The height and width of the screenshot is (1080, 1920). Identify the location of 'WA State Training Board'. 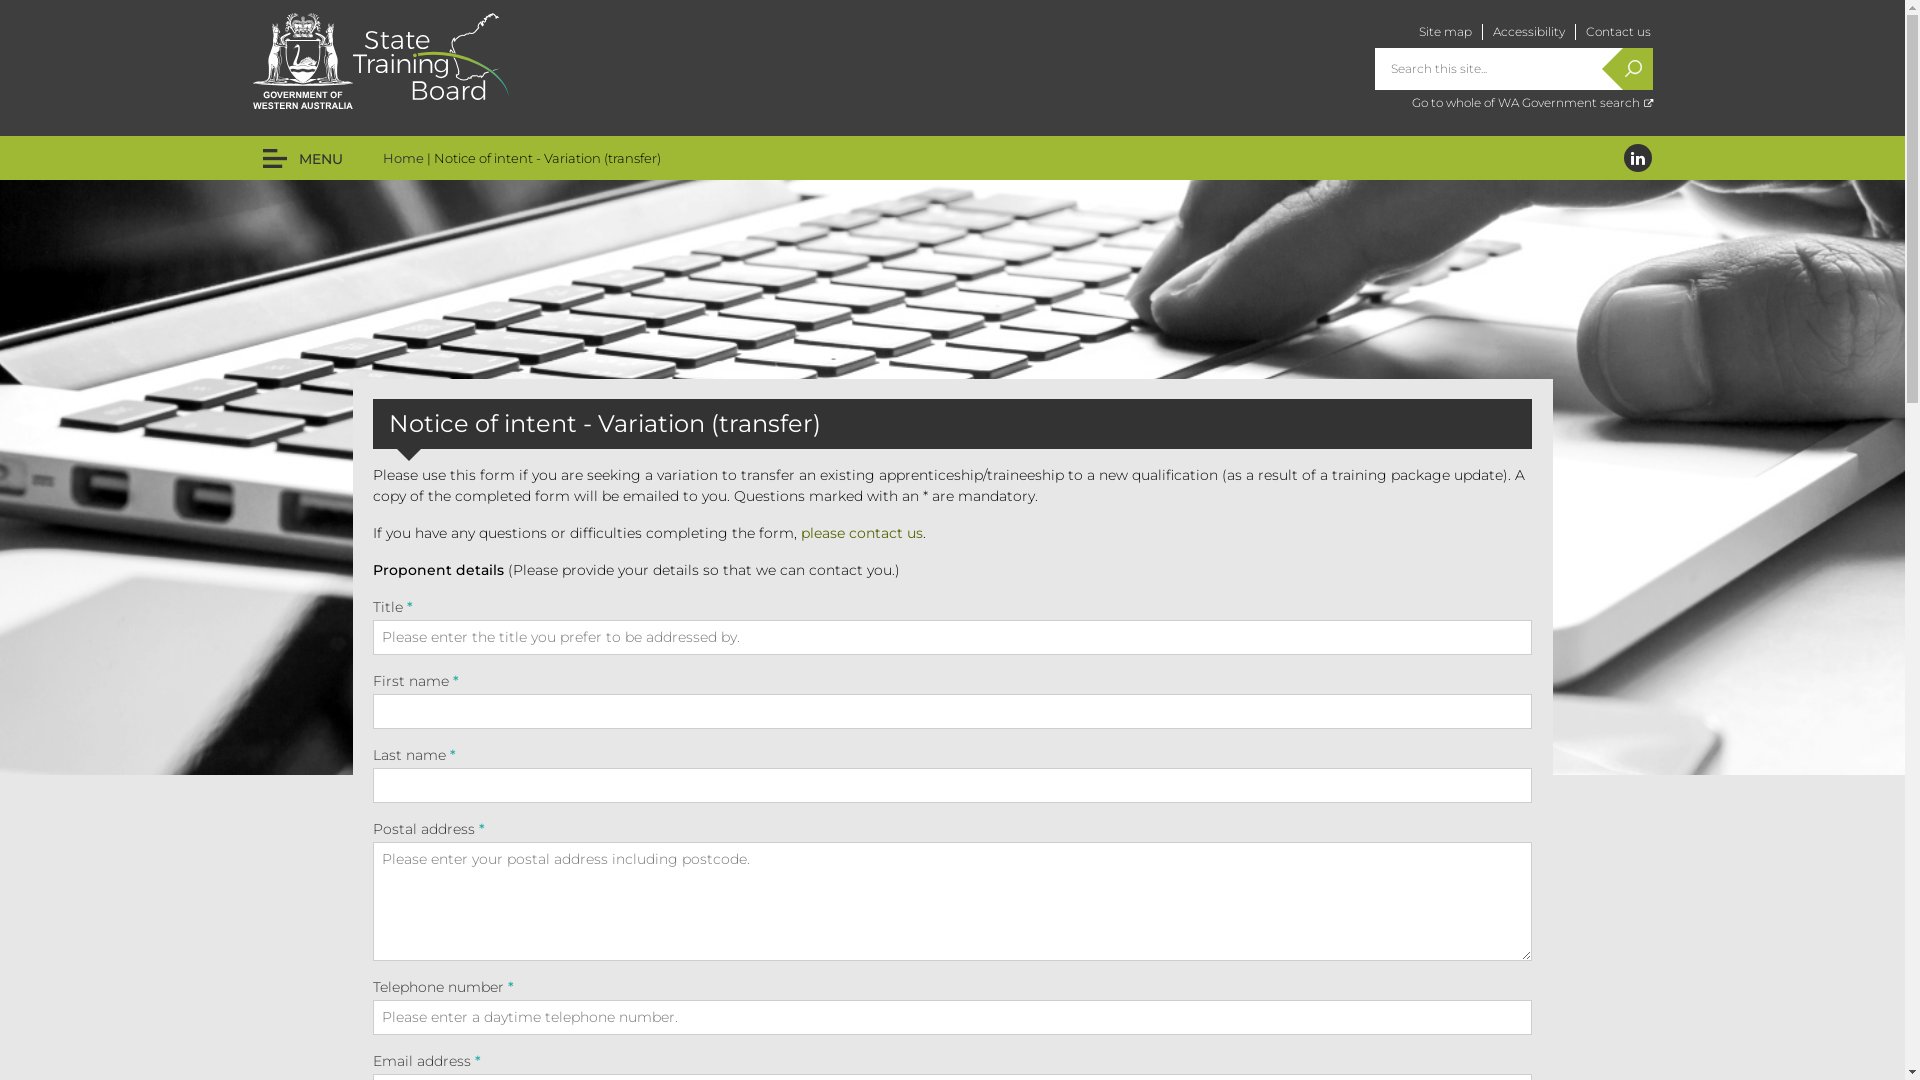
(429, 55).